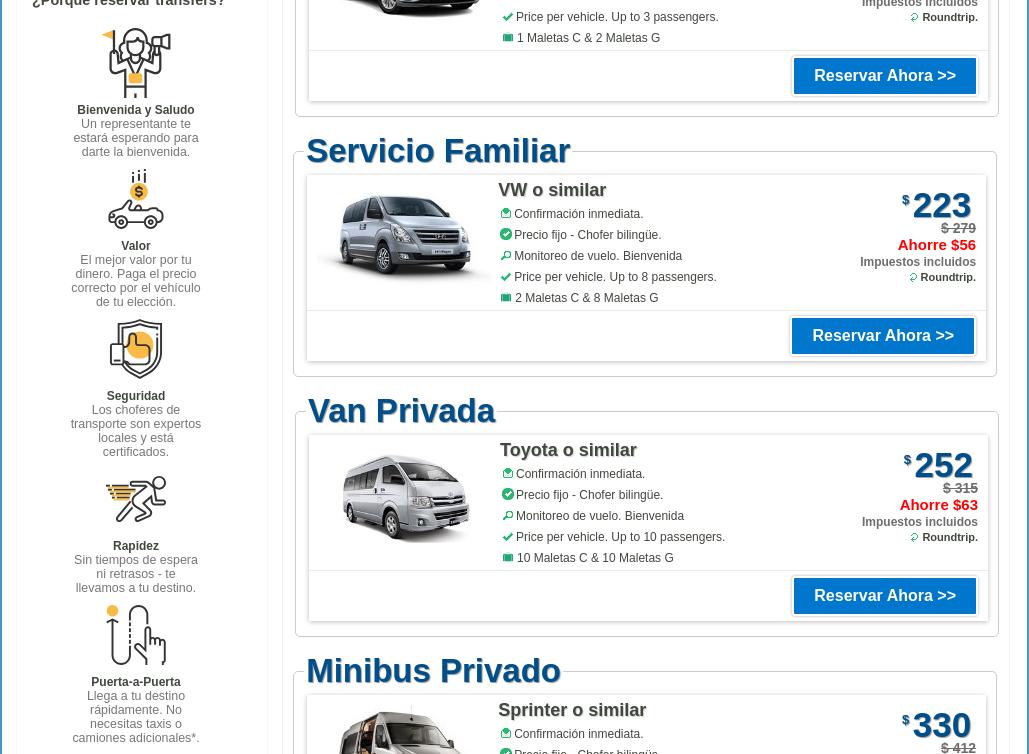  What do you see at coordinates (134, 396) in the screenshot?
I see `'Seguridad'` at bounding box center [134, 396].